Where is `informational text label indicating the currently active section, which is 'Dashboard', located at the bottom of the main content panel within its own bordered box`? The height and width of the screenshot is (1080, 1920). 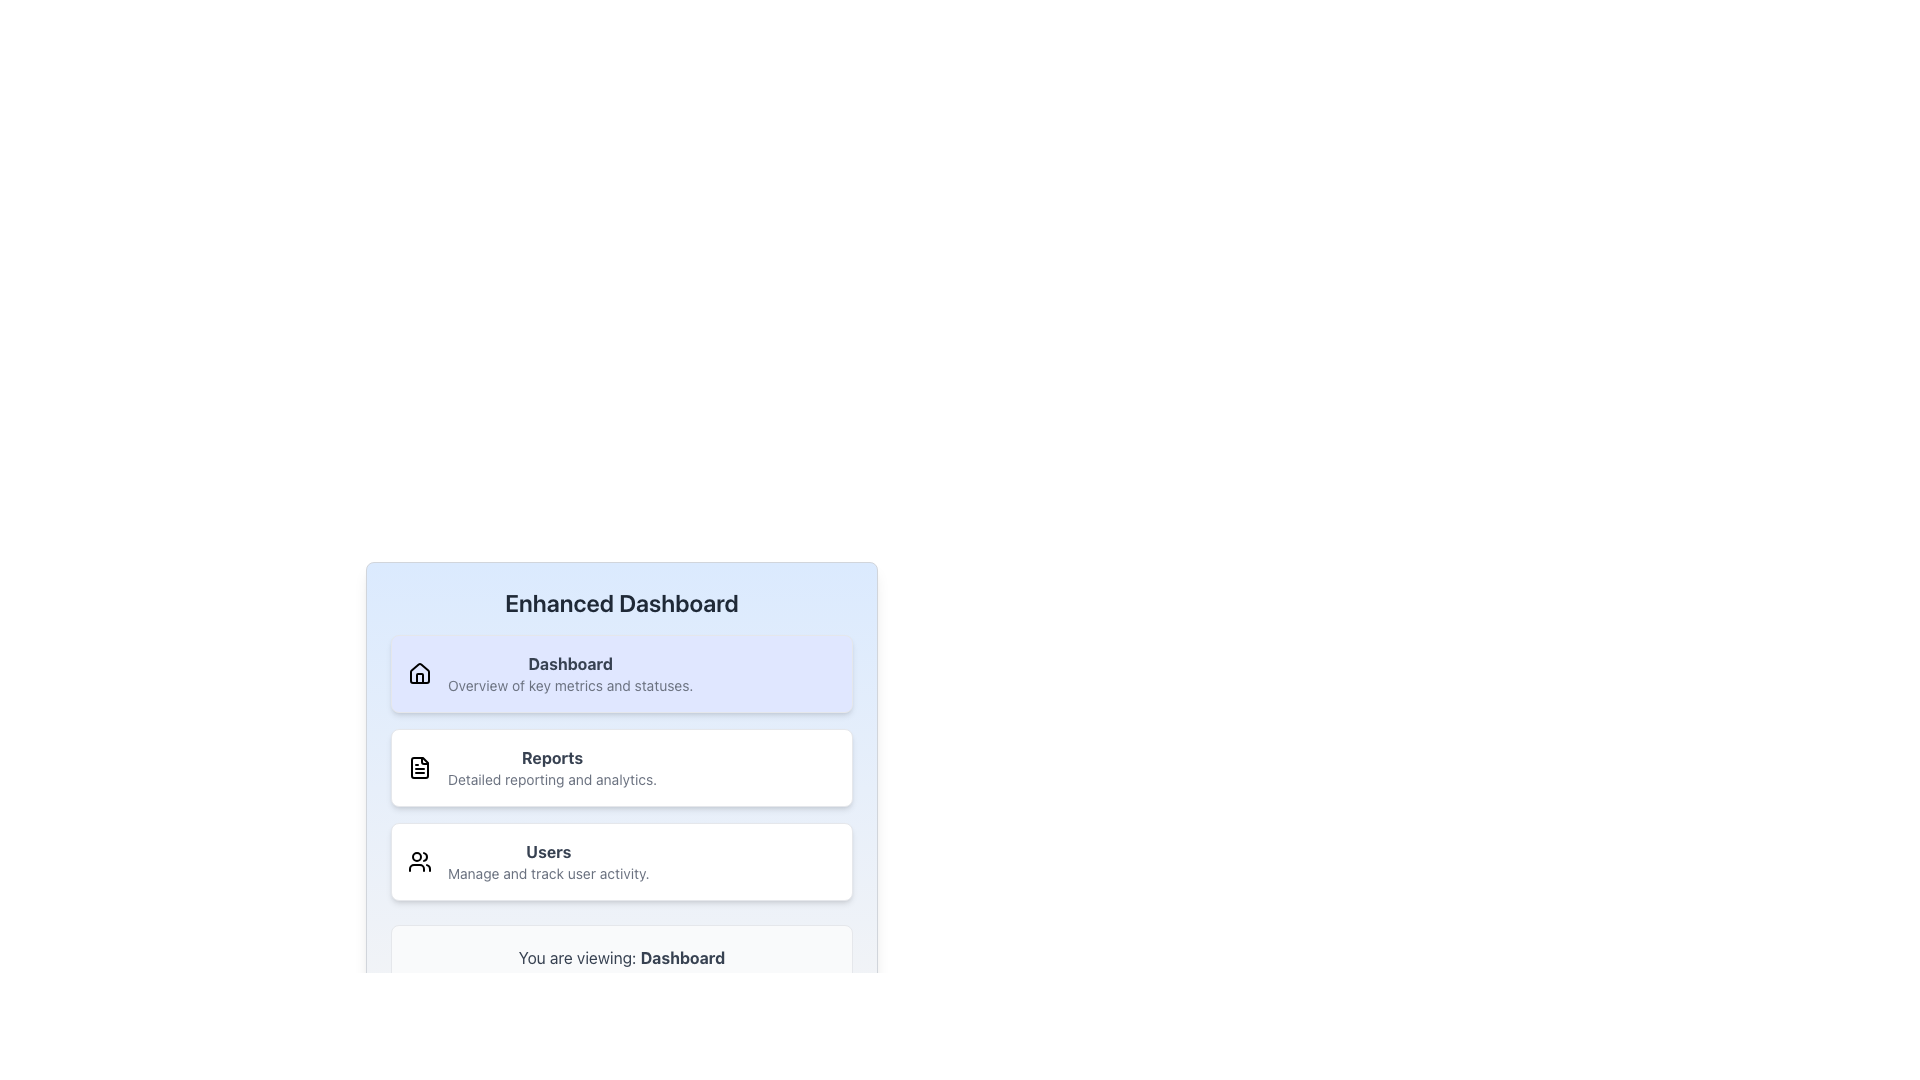
informational text label indicating the currently active section, which is 'Dashboard', located at the bottom of the main content panel within its own bordered box is located at coordinates (621, 956).